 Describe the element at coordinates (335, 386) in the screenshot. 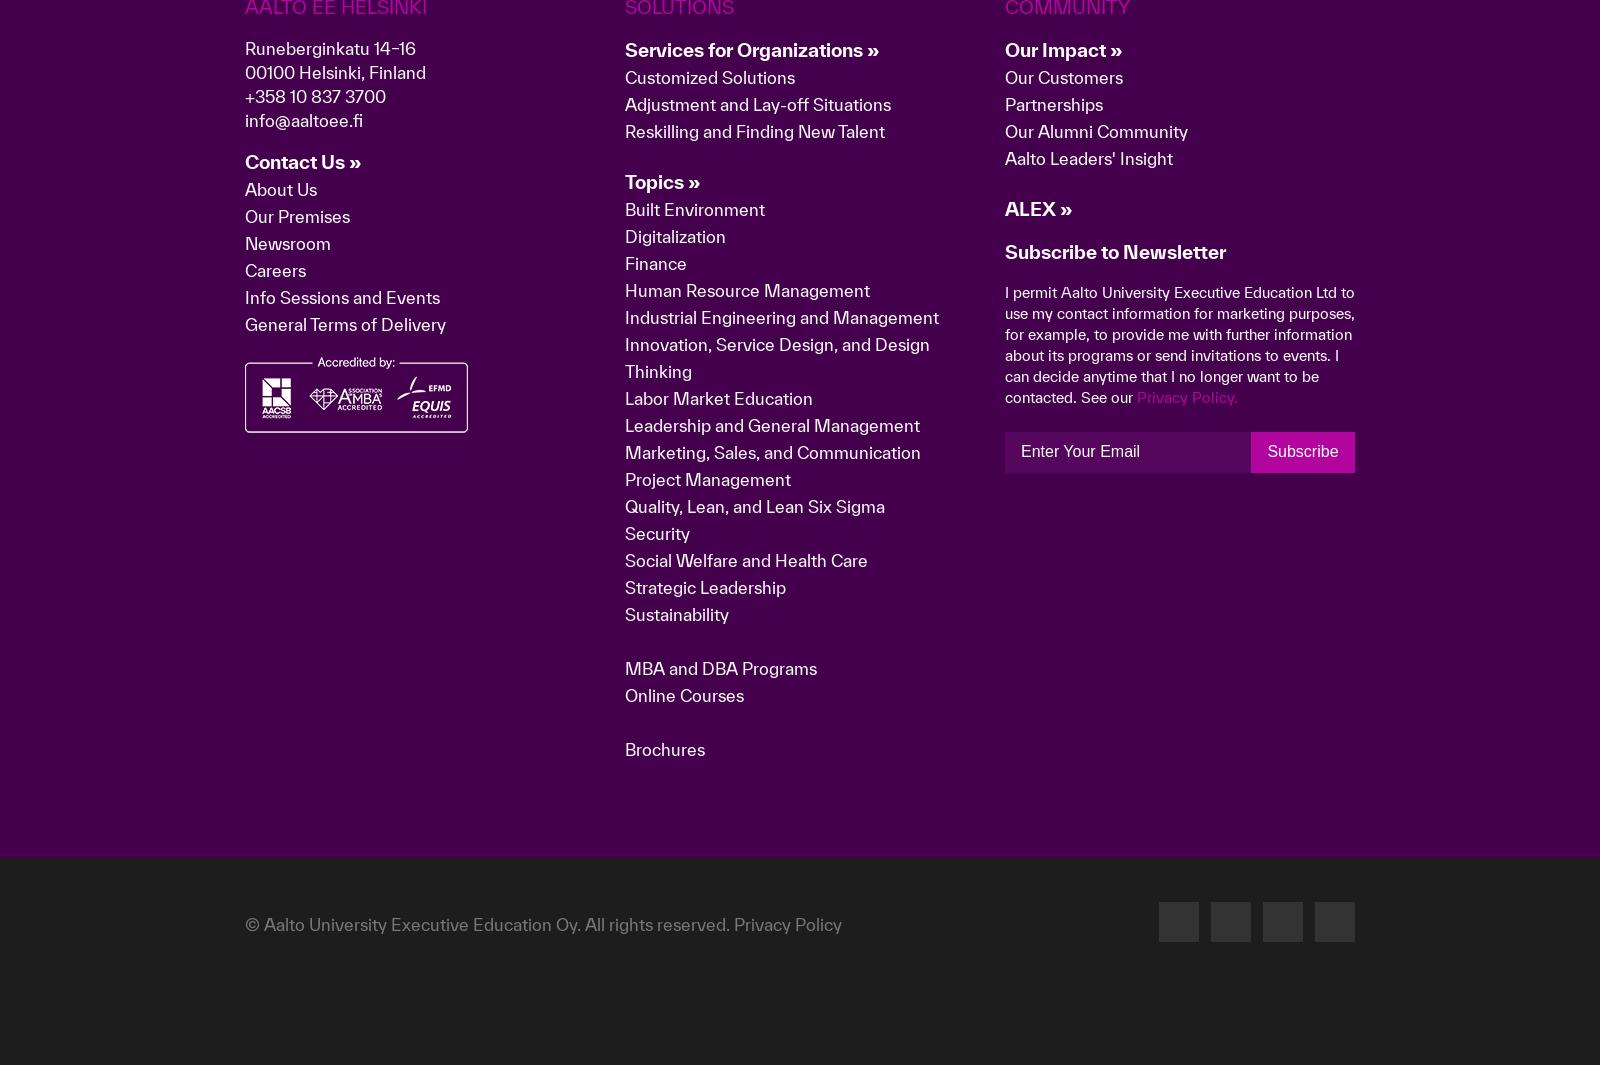

I see `'00100 Helsinki, Finland'` at that location.